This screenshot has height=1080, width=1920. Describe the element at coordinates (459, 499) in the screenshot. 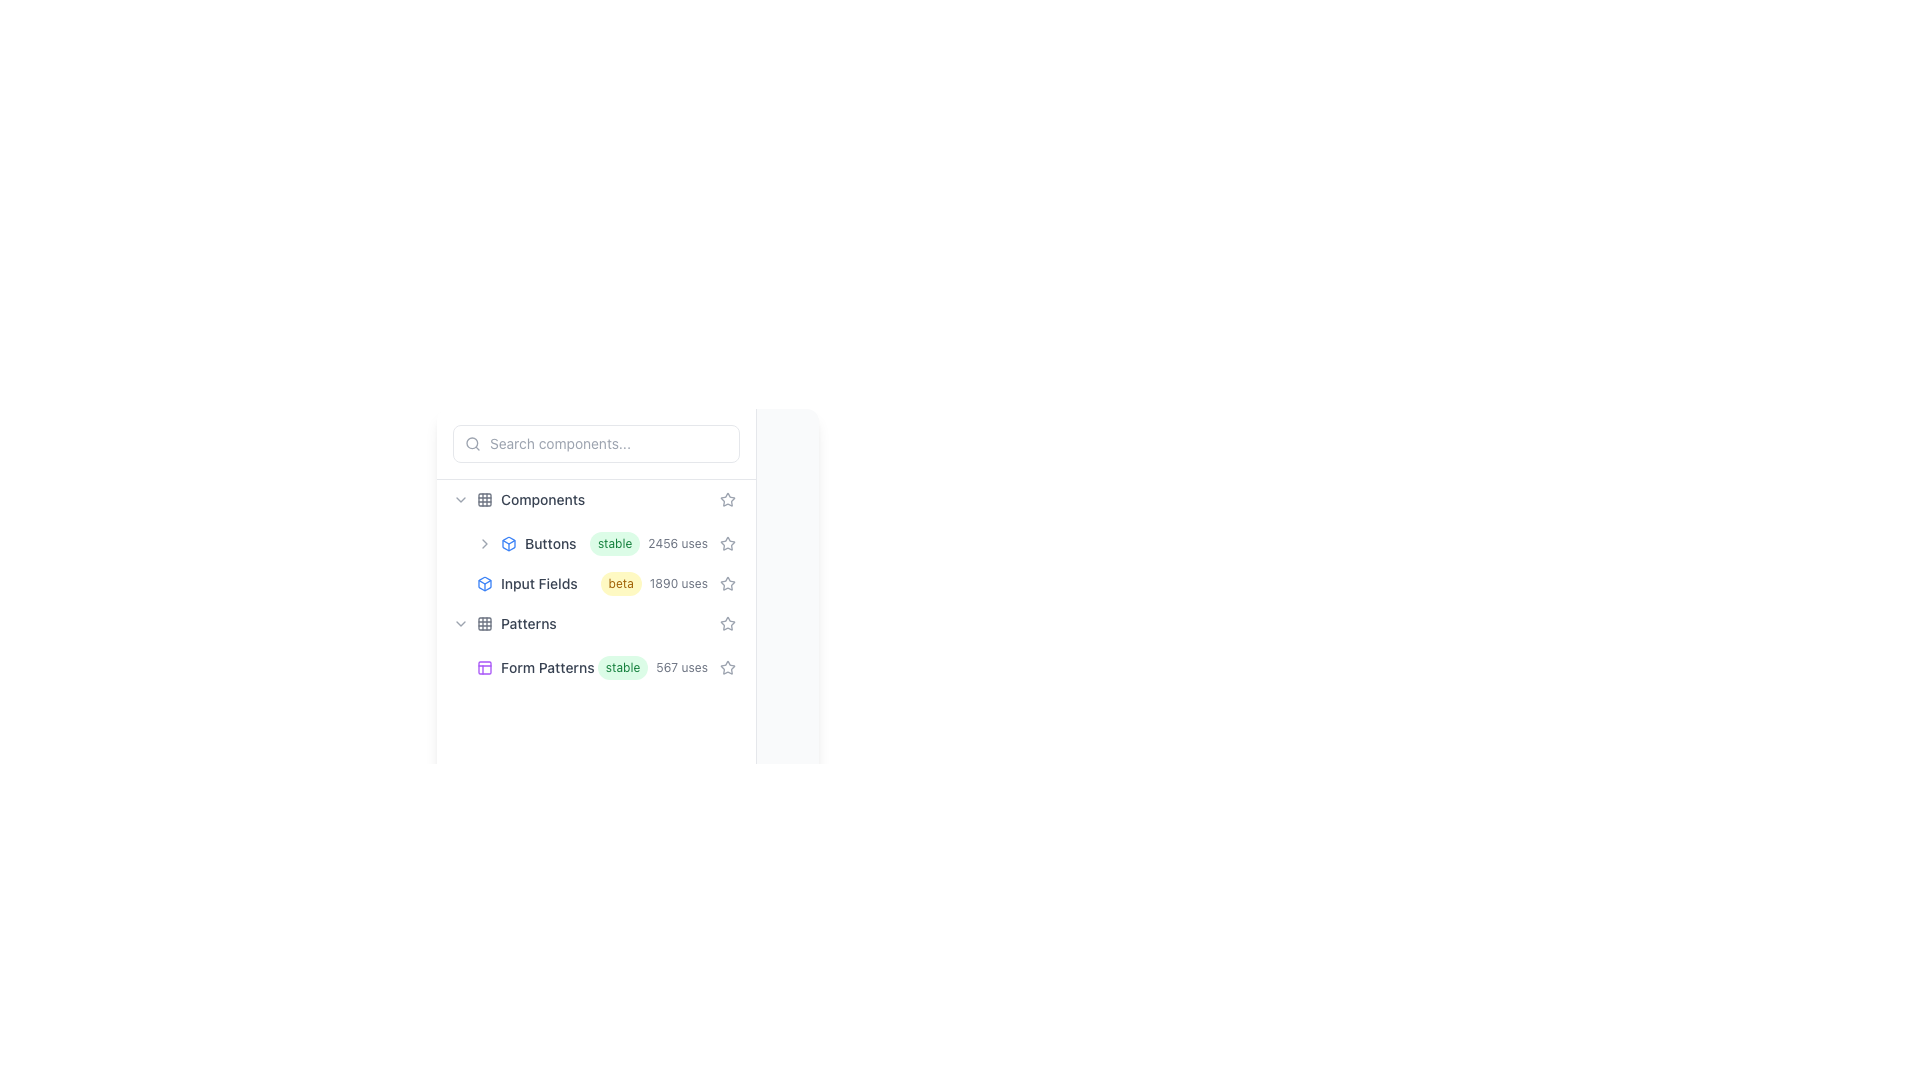

I see `the chevron-down icon located in the left sidebar next to the 'Components' label` at that location.